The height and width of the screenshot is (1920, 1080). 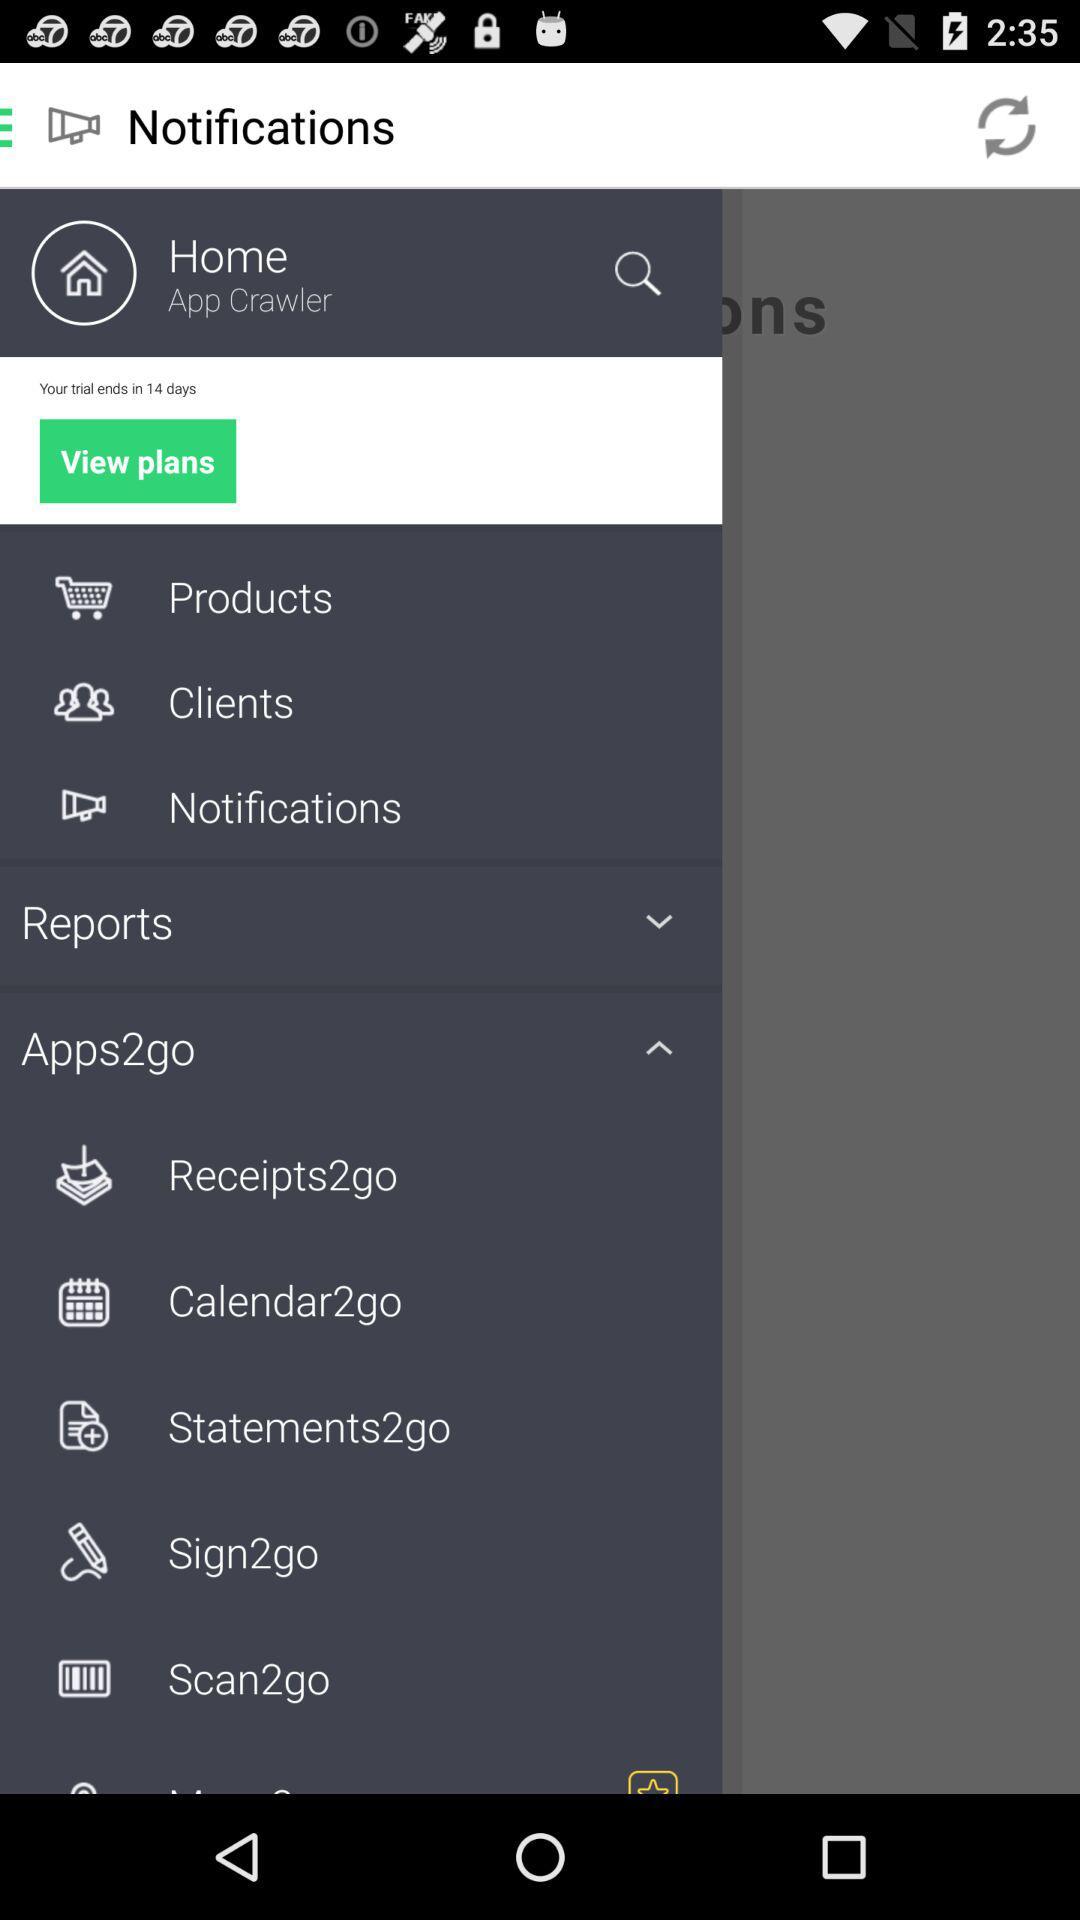 I want to click on the home icon, so click(x=83, y=291).